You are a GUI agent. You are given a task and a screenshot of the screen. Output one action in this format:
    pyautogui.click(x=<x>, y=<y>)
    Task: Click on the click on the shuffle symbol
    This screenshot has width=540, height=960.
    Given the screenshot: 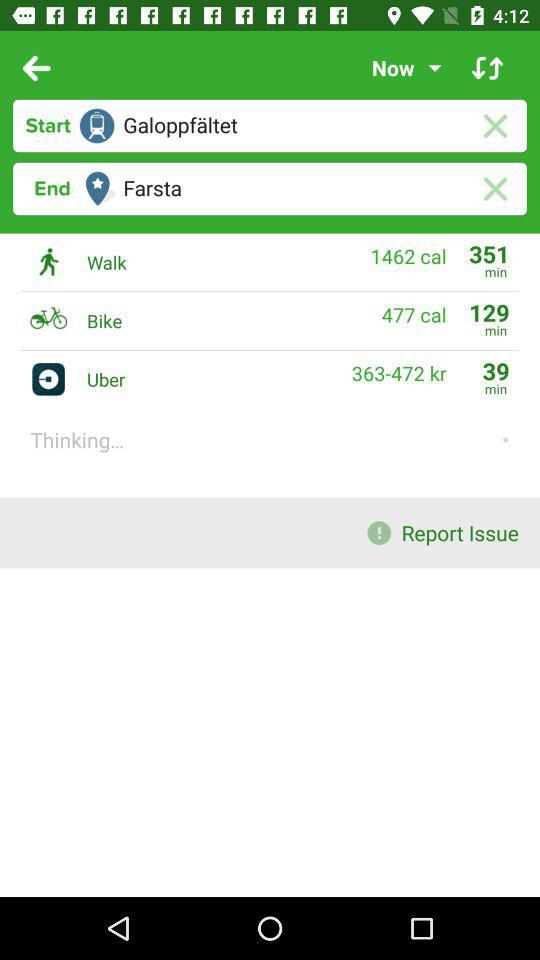 What is the action you would take?
    pyautogui.click(x=486, y=68)
    